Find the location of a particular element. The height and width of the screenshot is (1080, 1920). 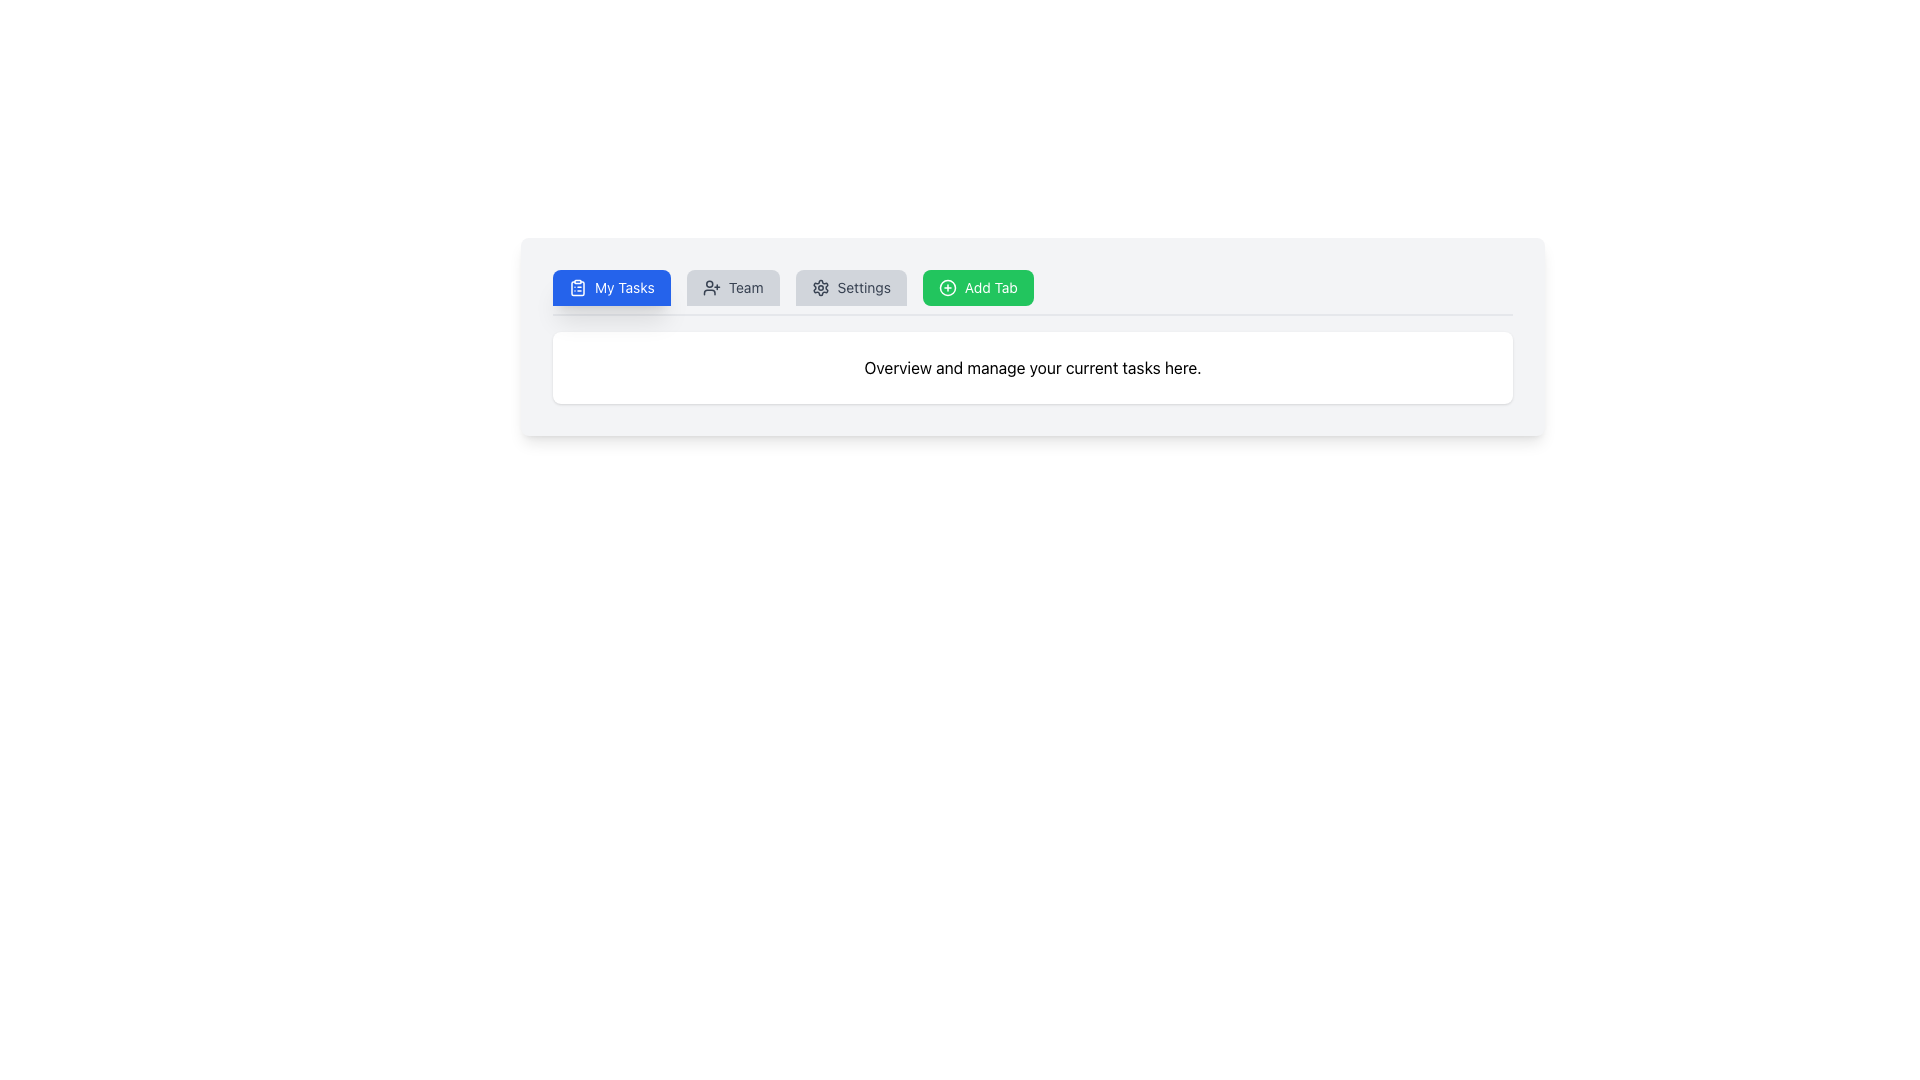

the user addition icon located within the 'Team' button, the second button from the left in the navigation bar is located at coordinates (711, 288).